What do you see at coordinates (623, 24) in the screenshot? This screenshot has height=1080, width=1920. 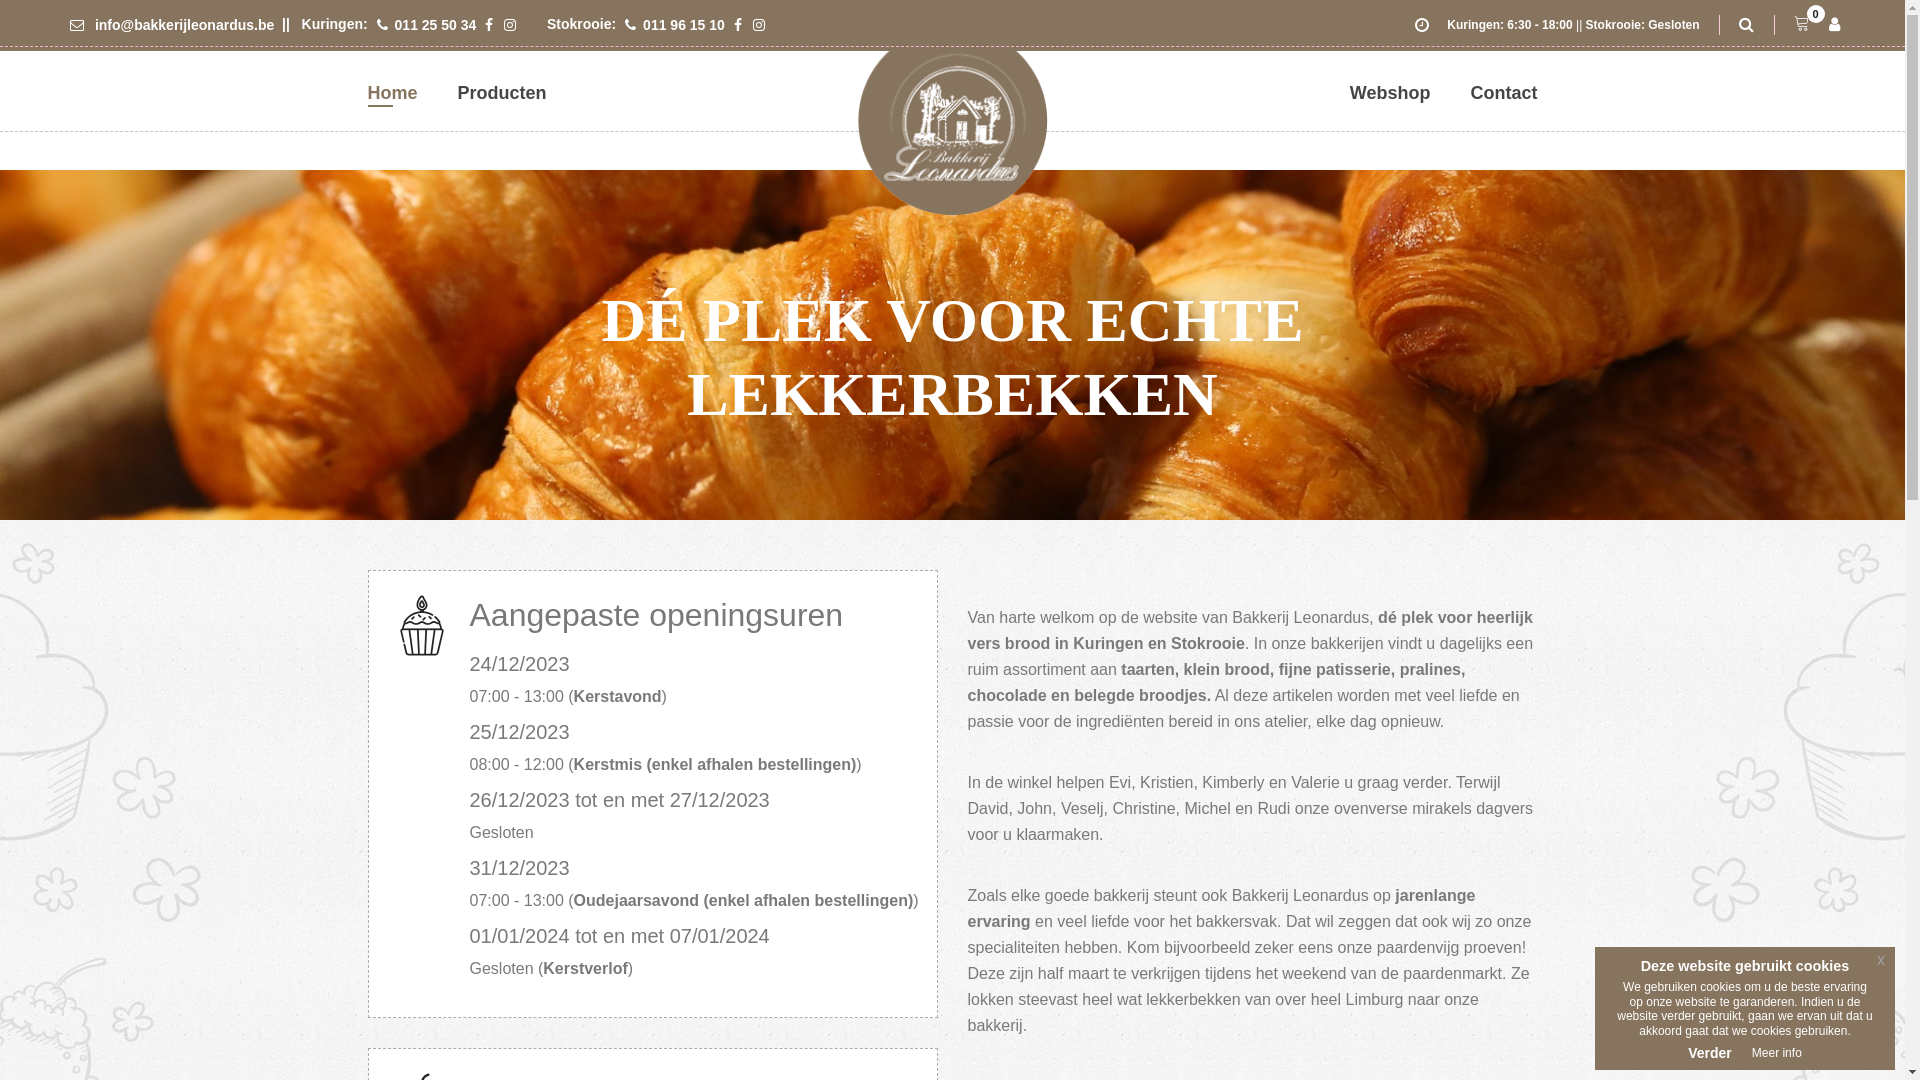 I see `'011 96 15 10'` at bounding box center [623, 24].